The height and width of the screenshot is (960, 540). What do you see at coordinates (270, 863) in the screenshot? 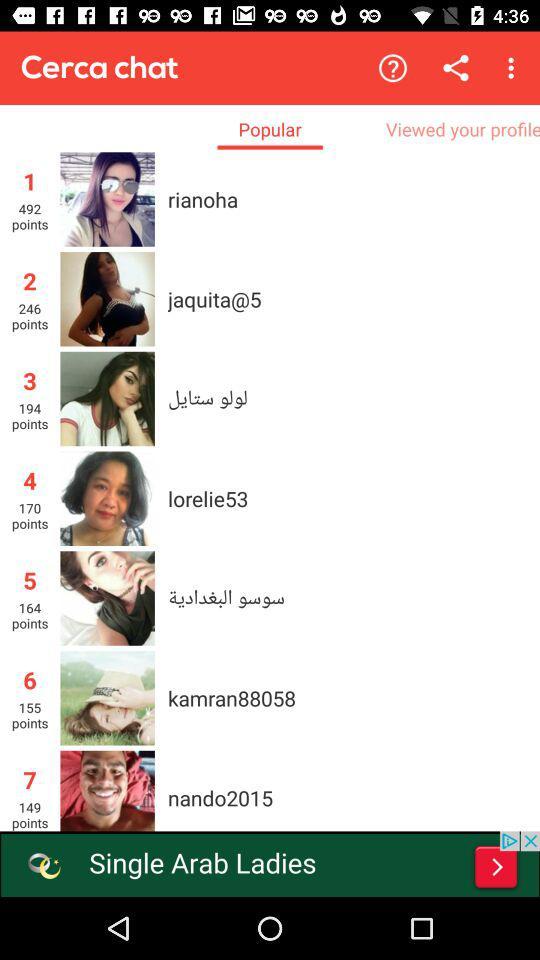
I see `advertisement` at bounding box center [270, 863].